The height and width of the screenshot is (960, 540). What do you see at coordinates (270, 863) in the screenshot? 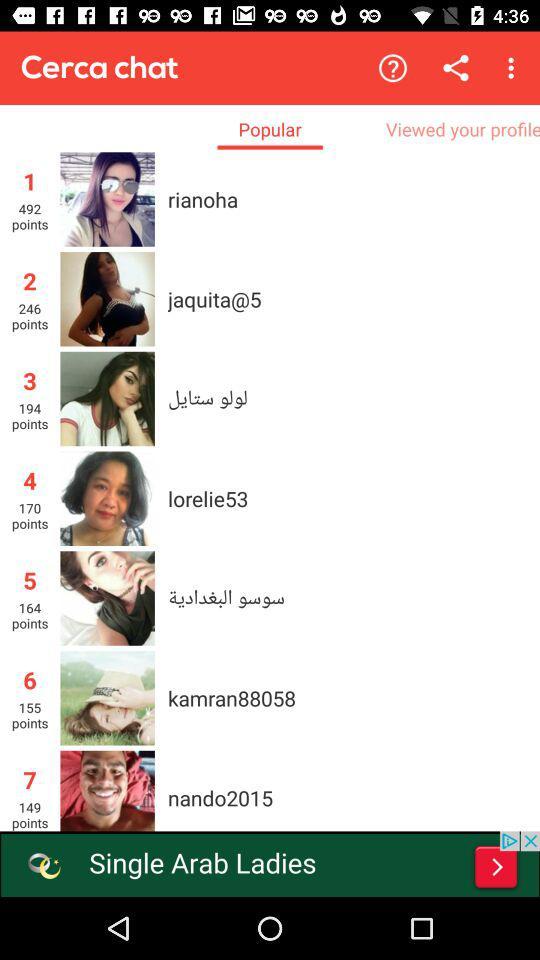
I see `advertisement` at bounding box center [270, 863].